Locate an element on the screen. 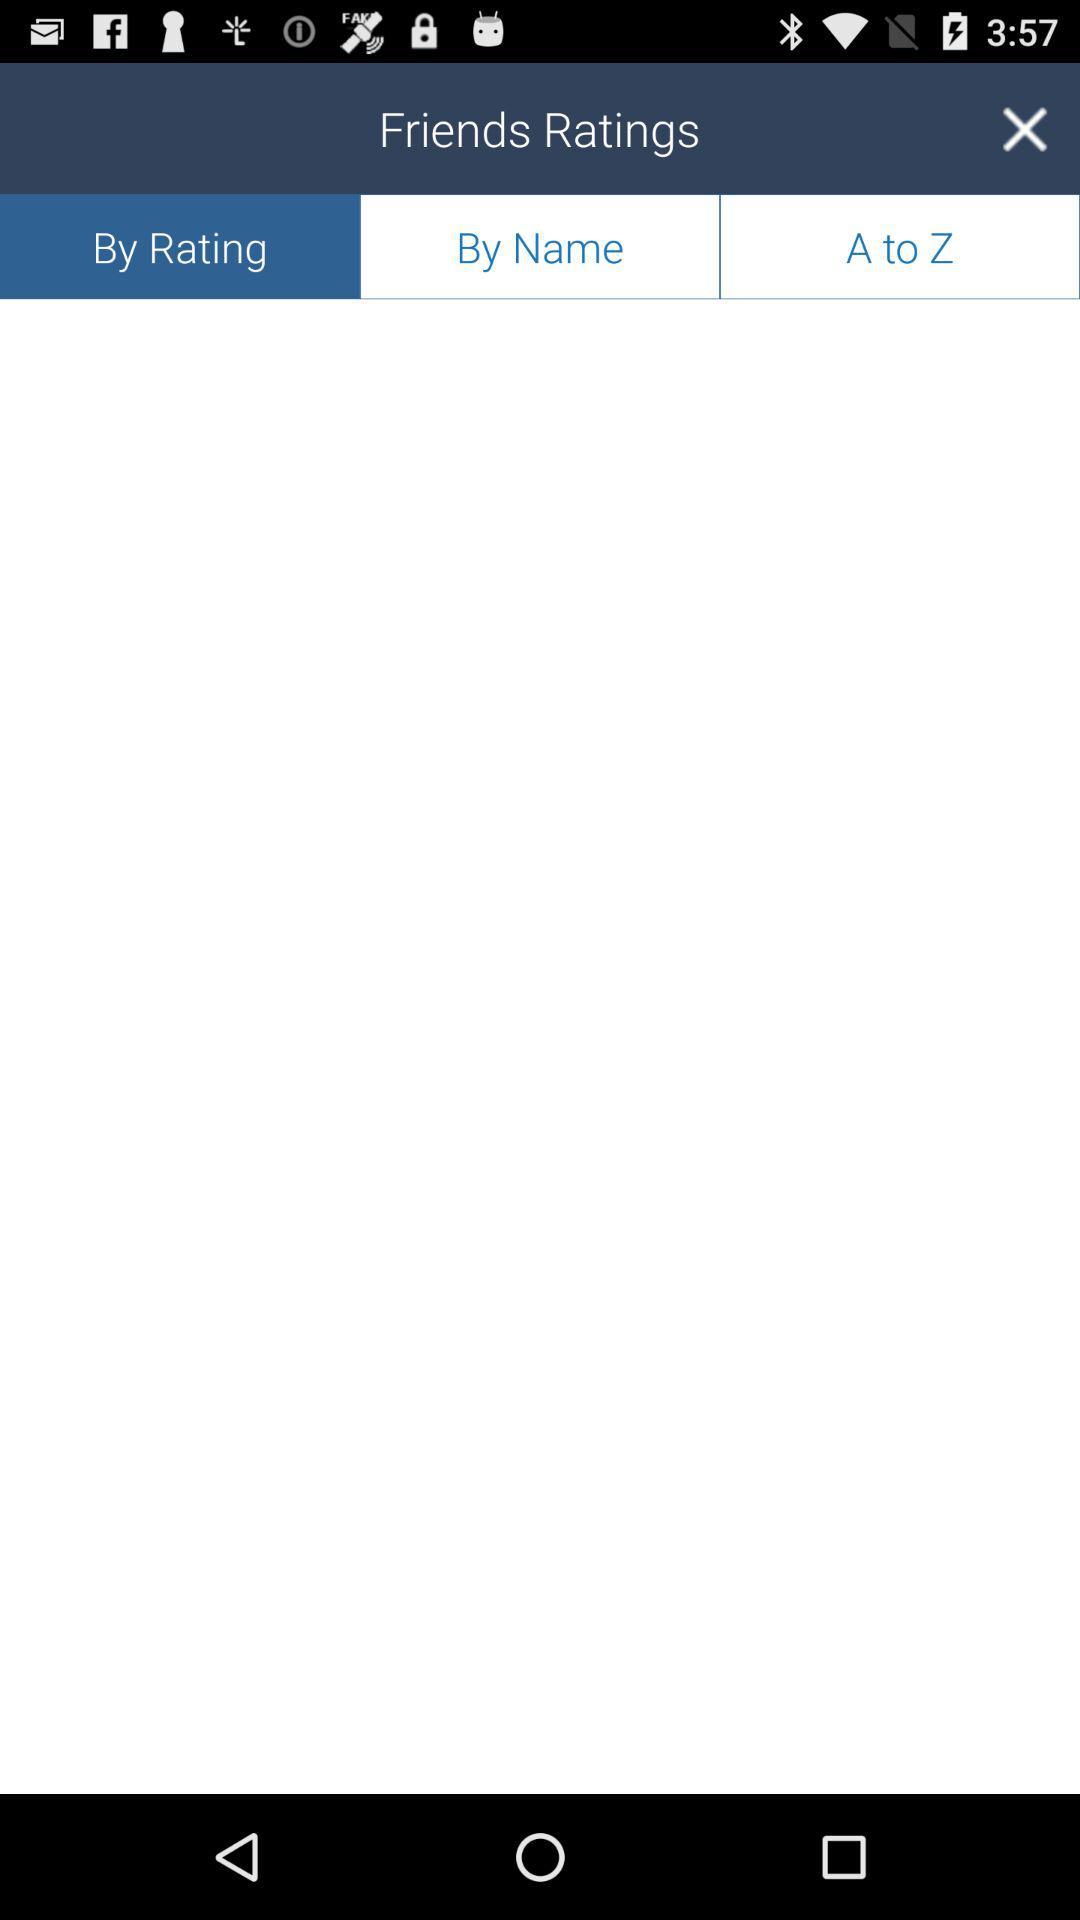  the item next to the by rating is located at coordinates (540, 245).